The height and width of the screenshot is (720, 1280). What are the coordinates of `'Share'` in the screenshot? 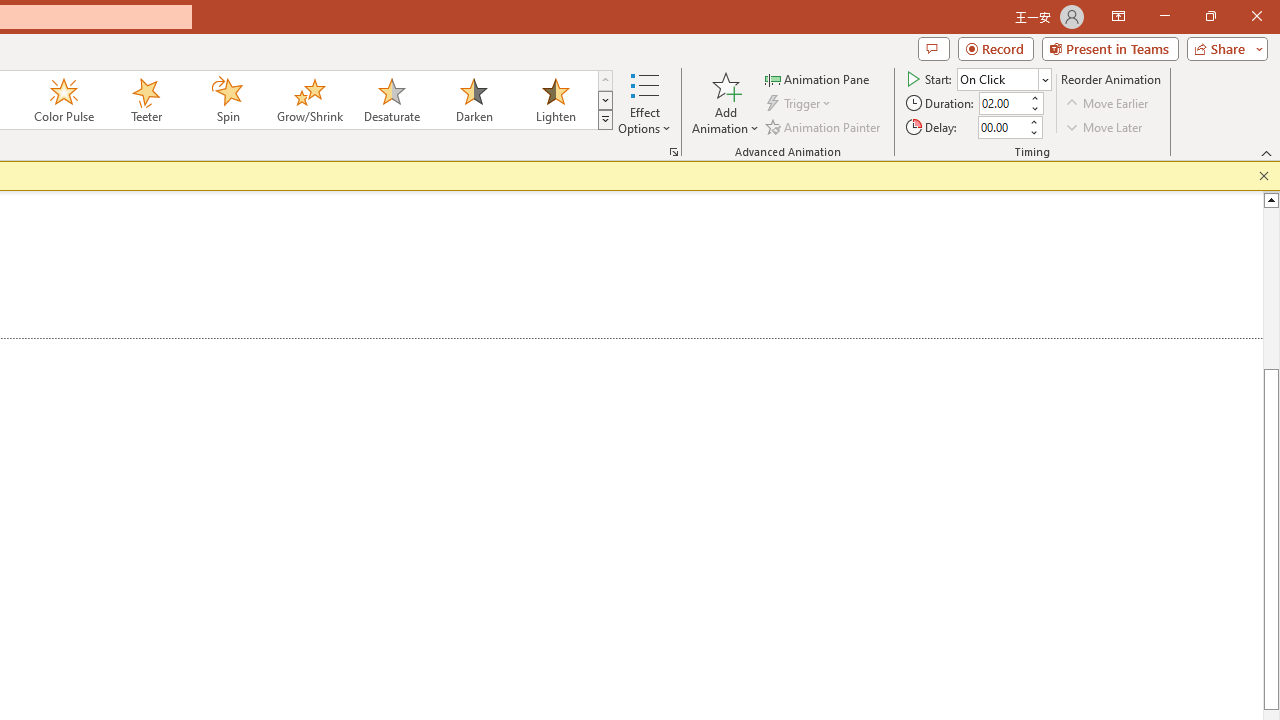 It's located at (1222, 47).